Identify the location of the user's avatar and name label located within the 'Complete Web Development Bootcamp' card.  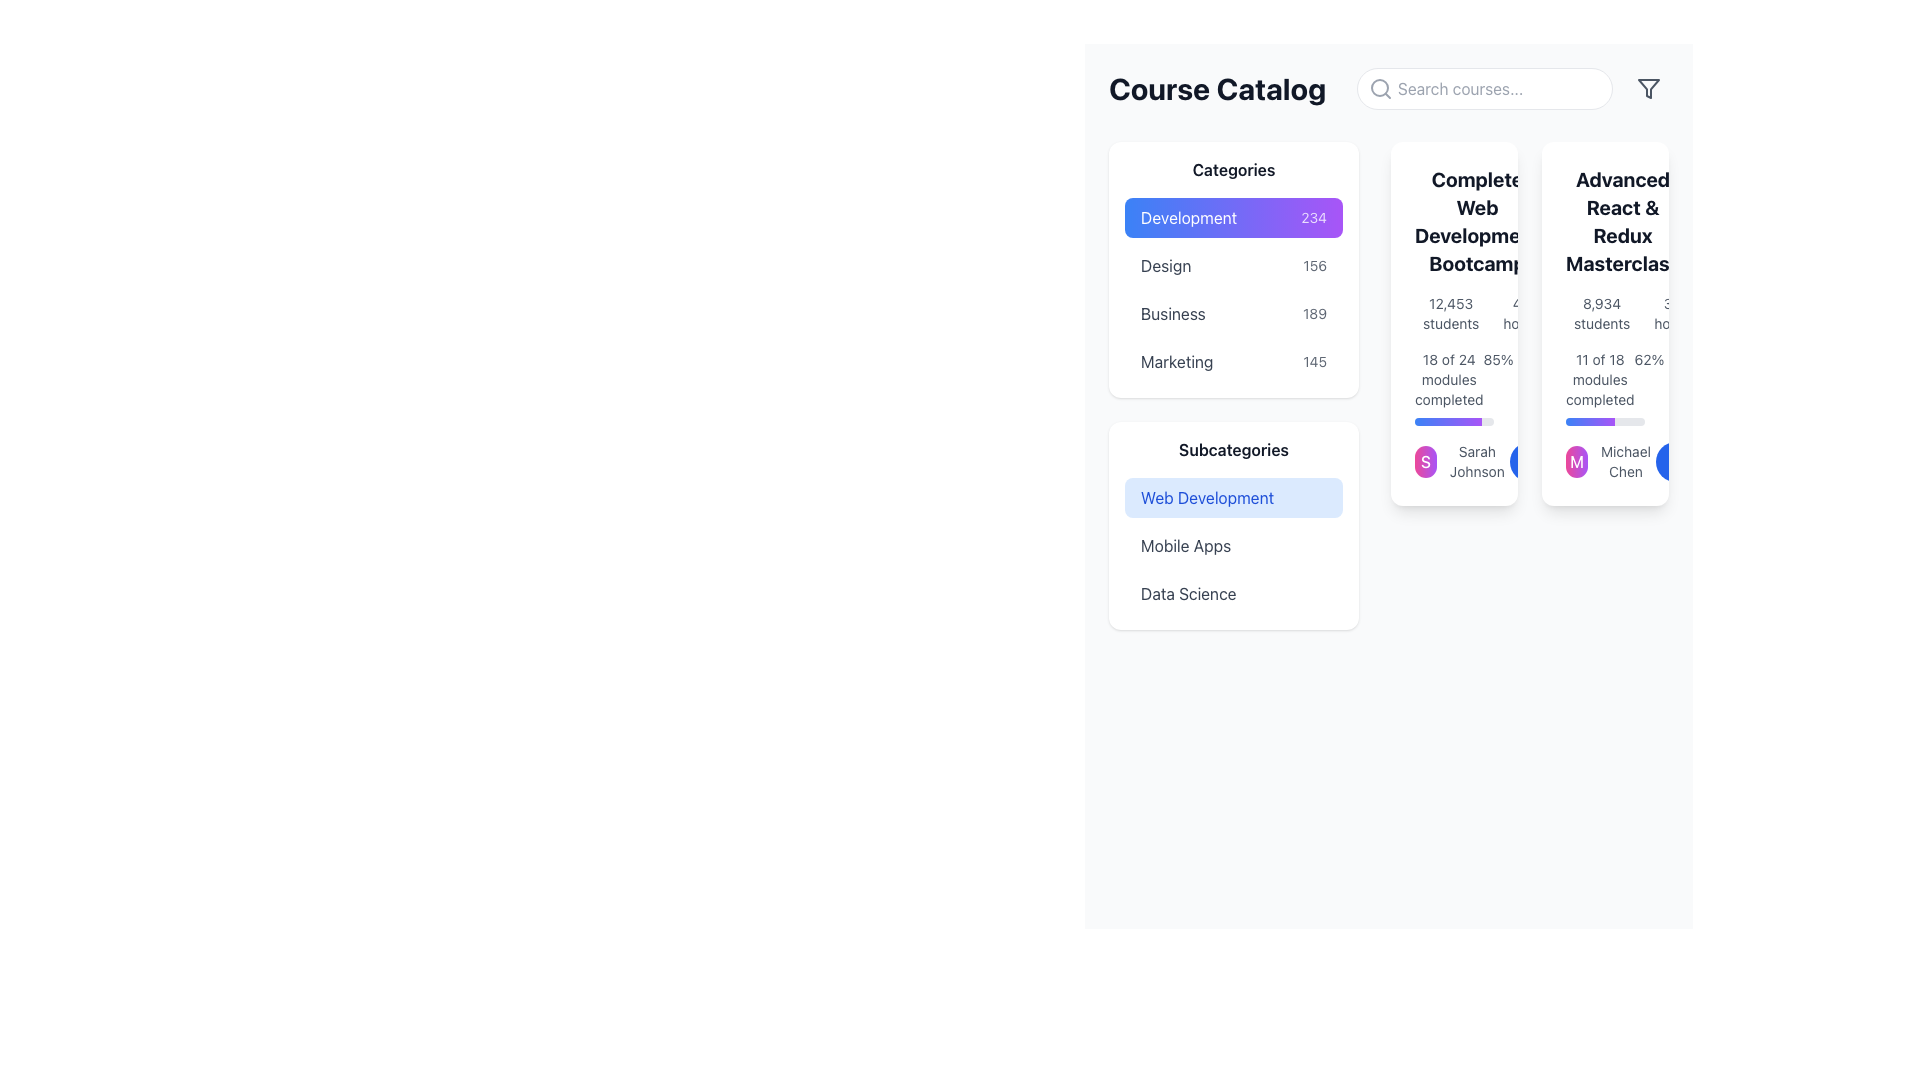
(1462, 462).